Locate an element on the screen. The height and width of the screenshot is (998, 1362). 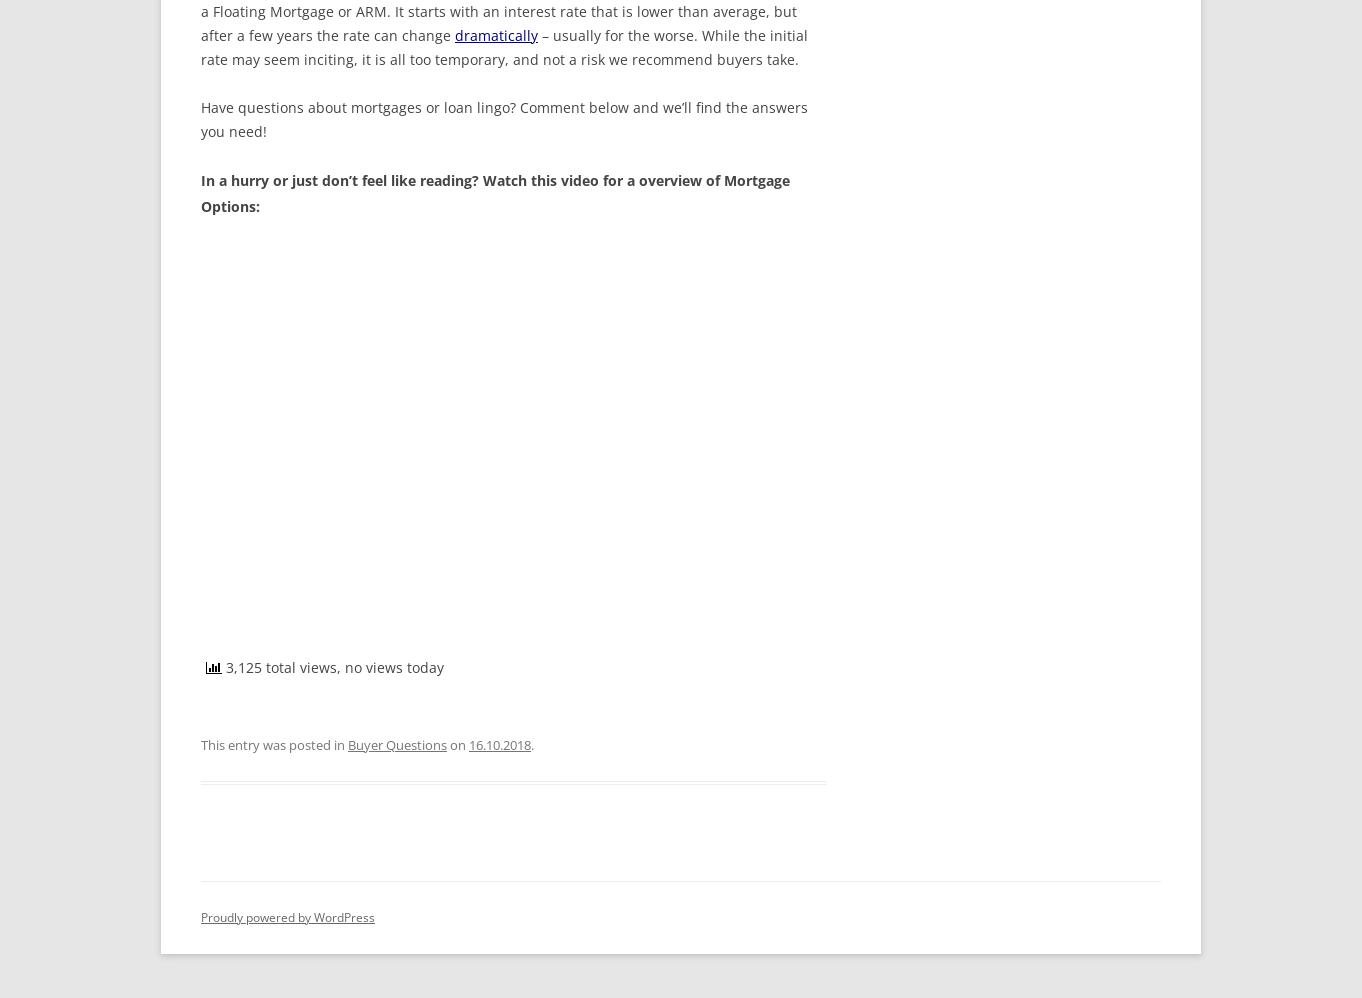
'Have questions about mortgages or loan lingo? Comment below and we’ll find the answers you need!' is located at coordinates (201, 118).